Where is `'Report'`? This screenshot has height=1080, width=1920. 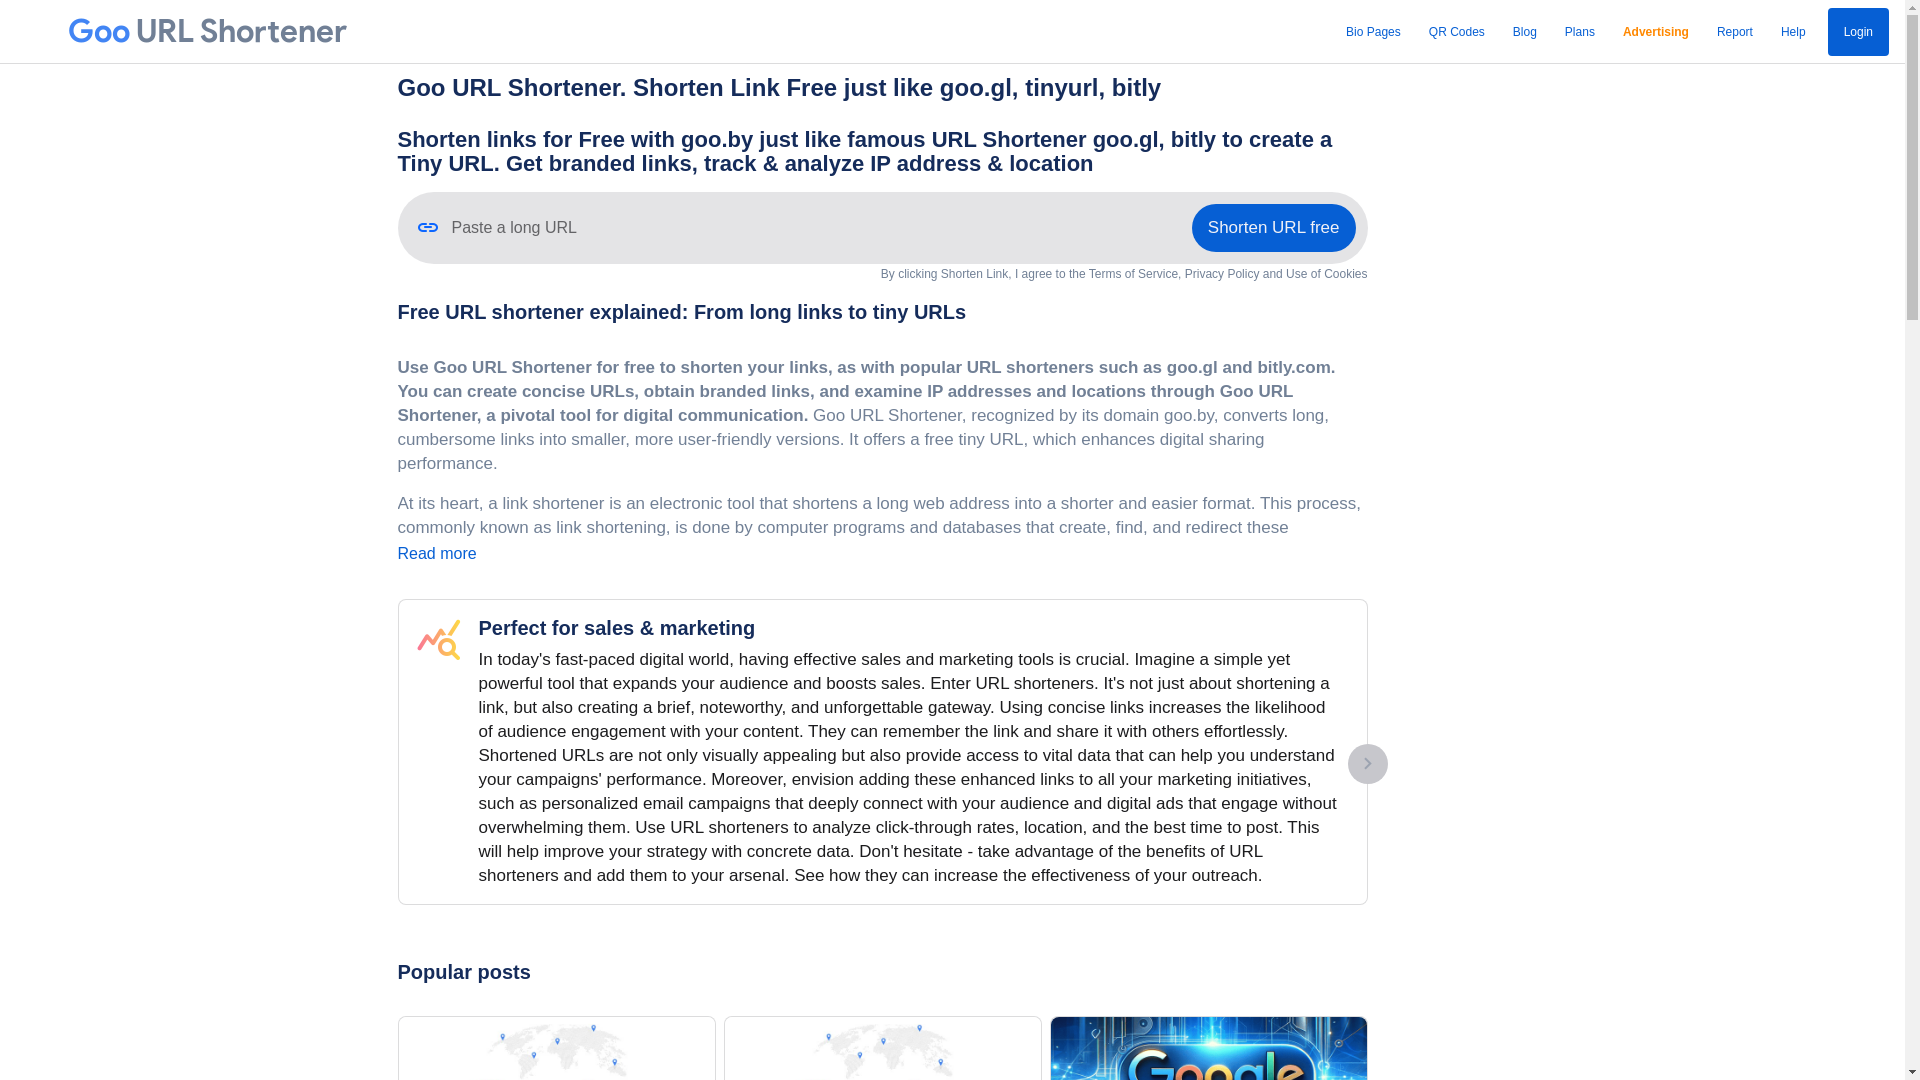
'Report' is located at coordinates (1733, 31).